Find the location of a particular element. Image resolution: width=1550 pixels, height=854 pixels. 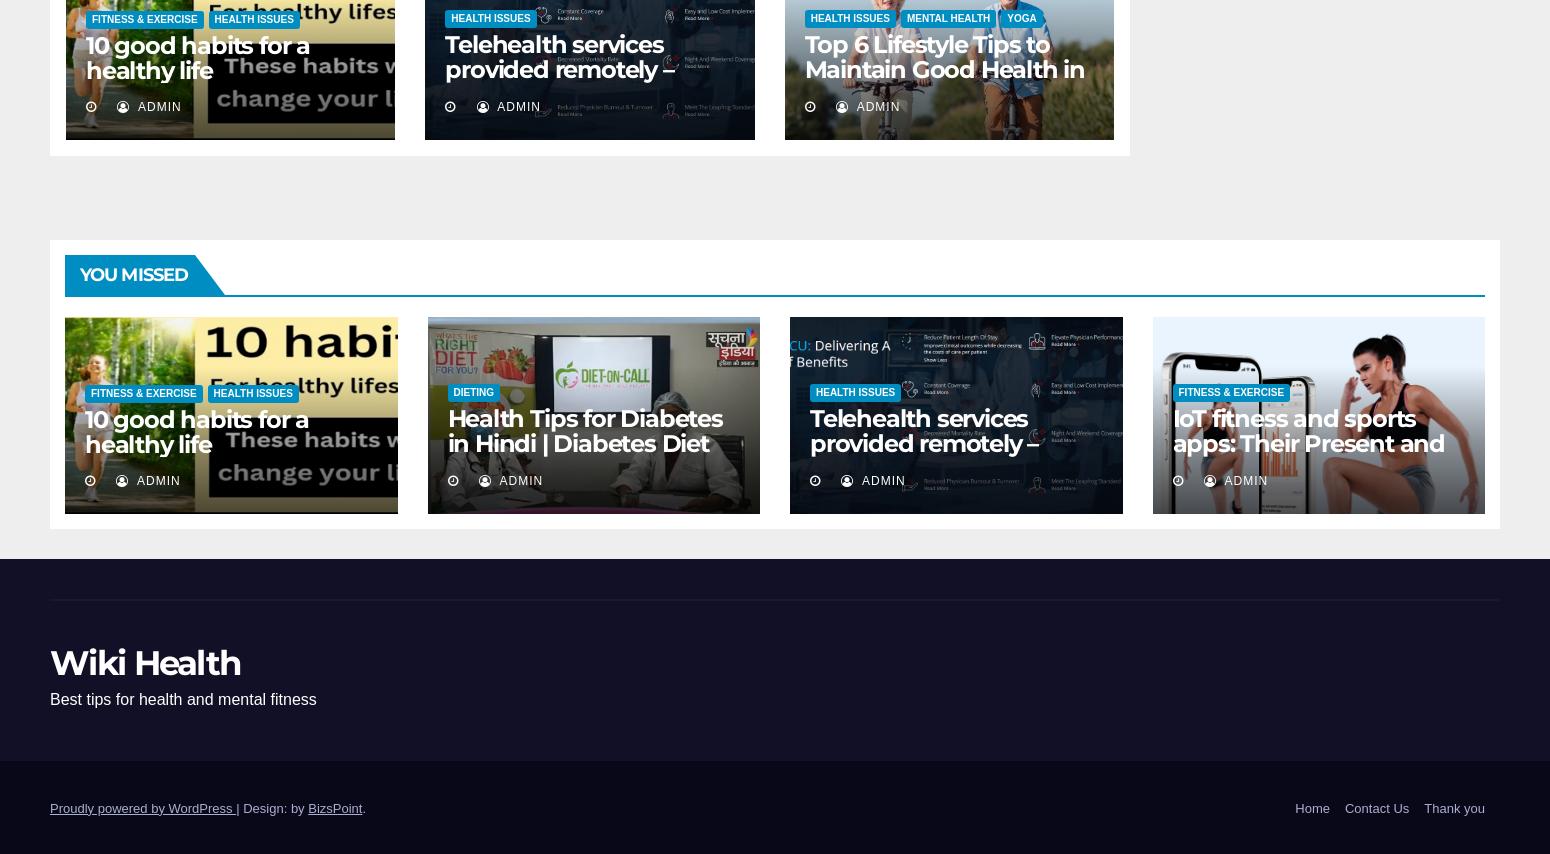

'.' is located at coordinates (362, 806).